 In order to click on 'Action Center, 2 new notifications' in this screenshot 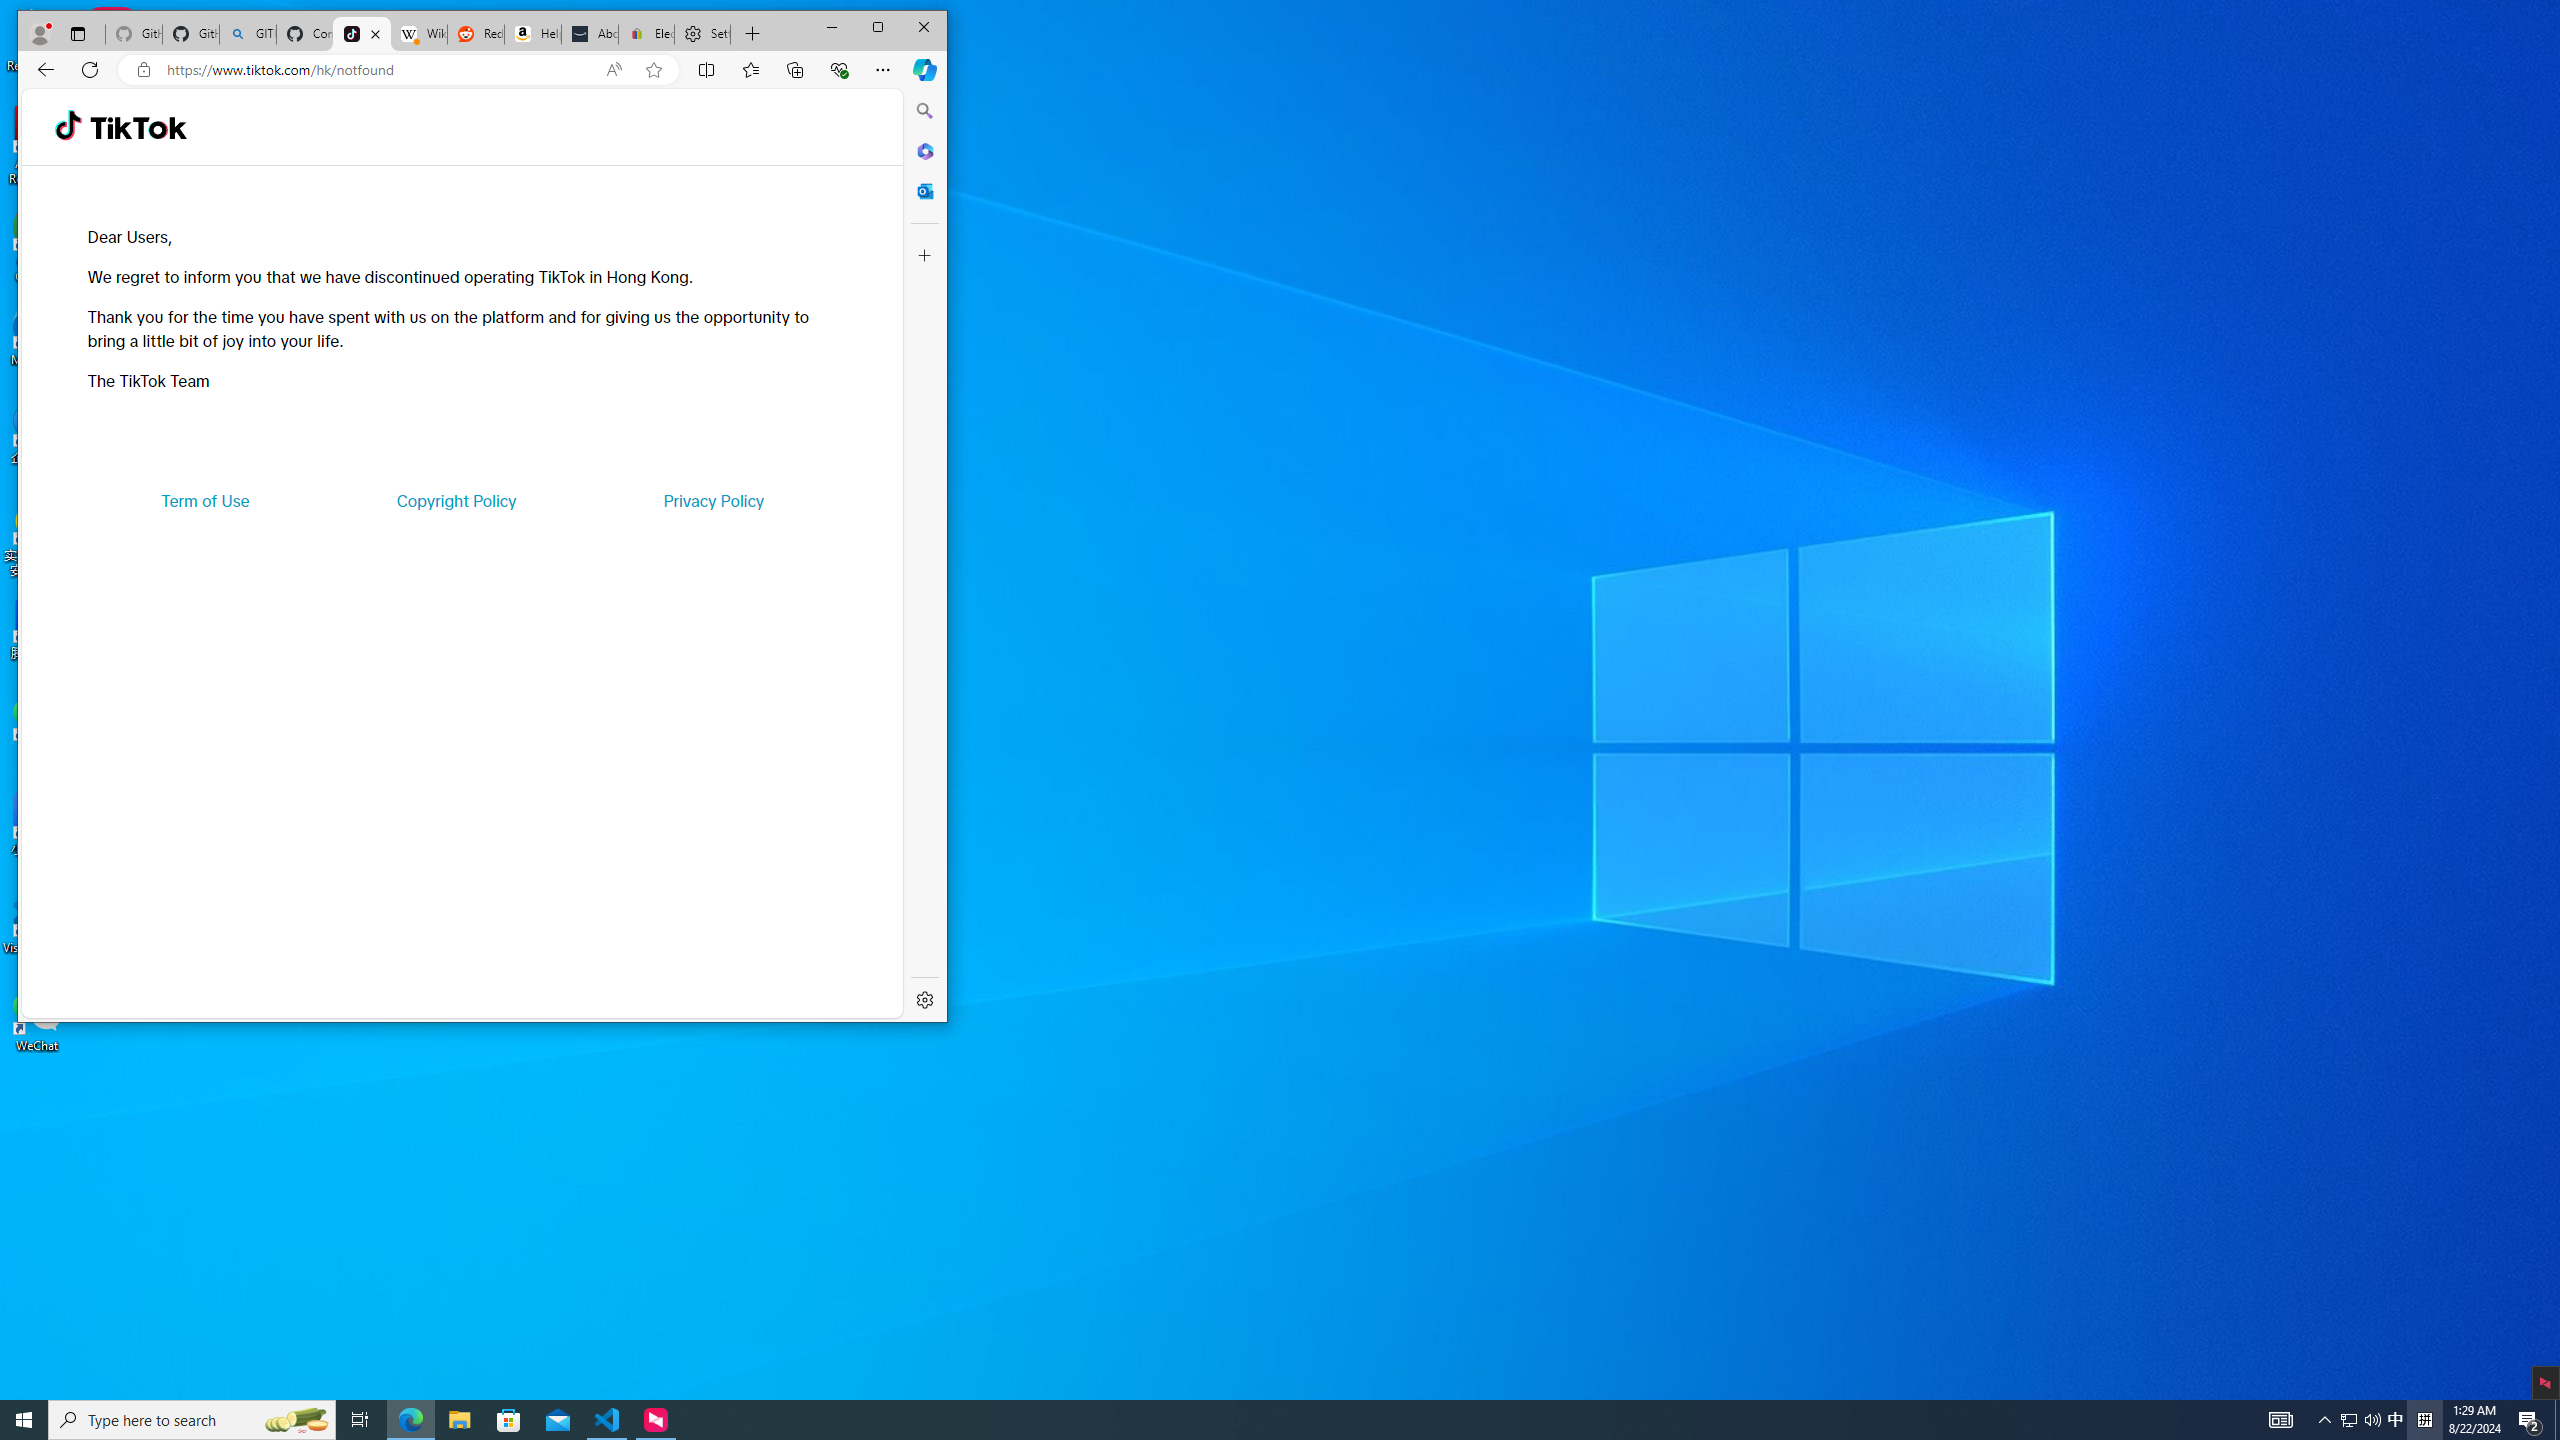, I will do `click(2530, 1418)`.